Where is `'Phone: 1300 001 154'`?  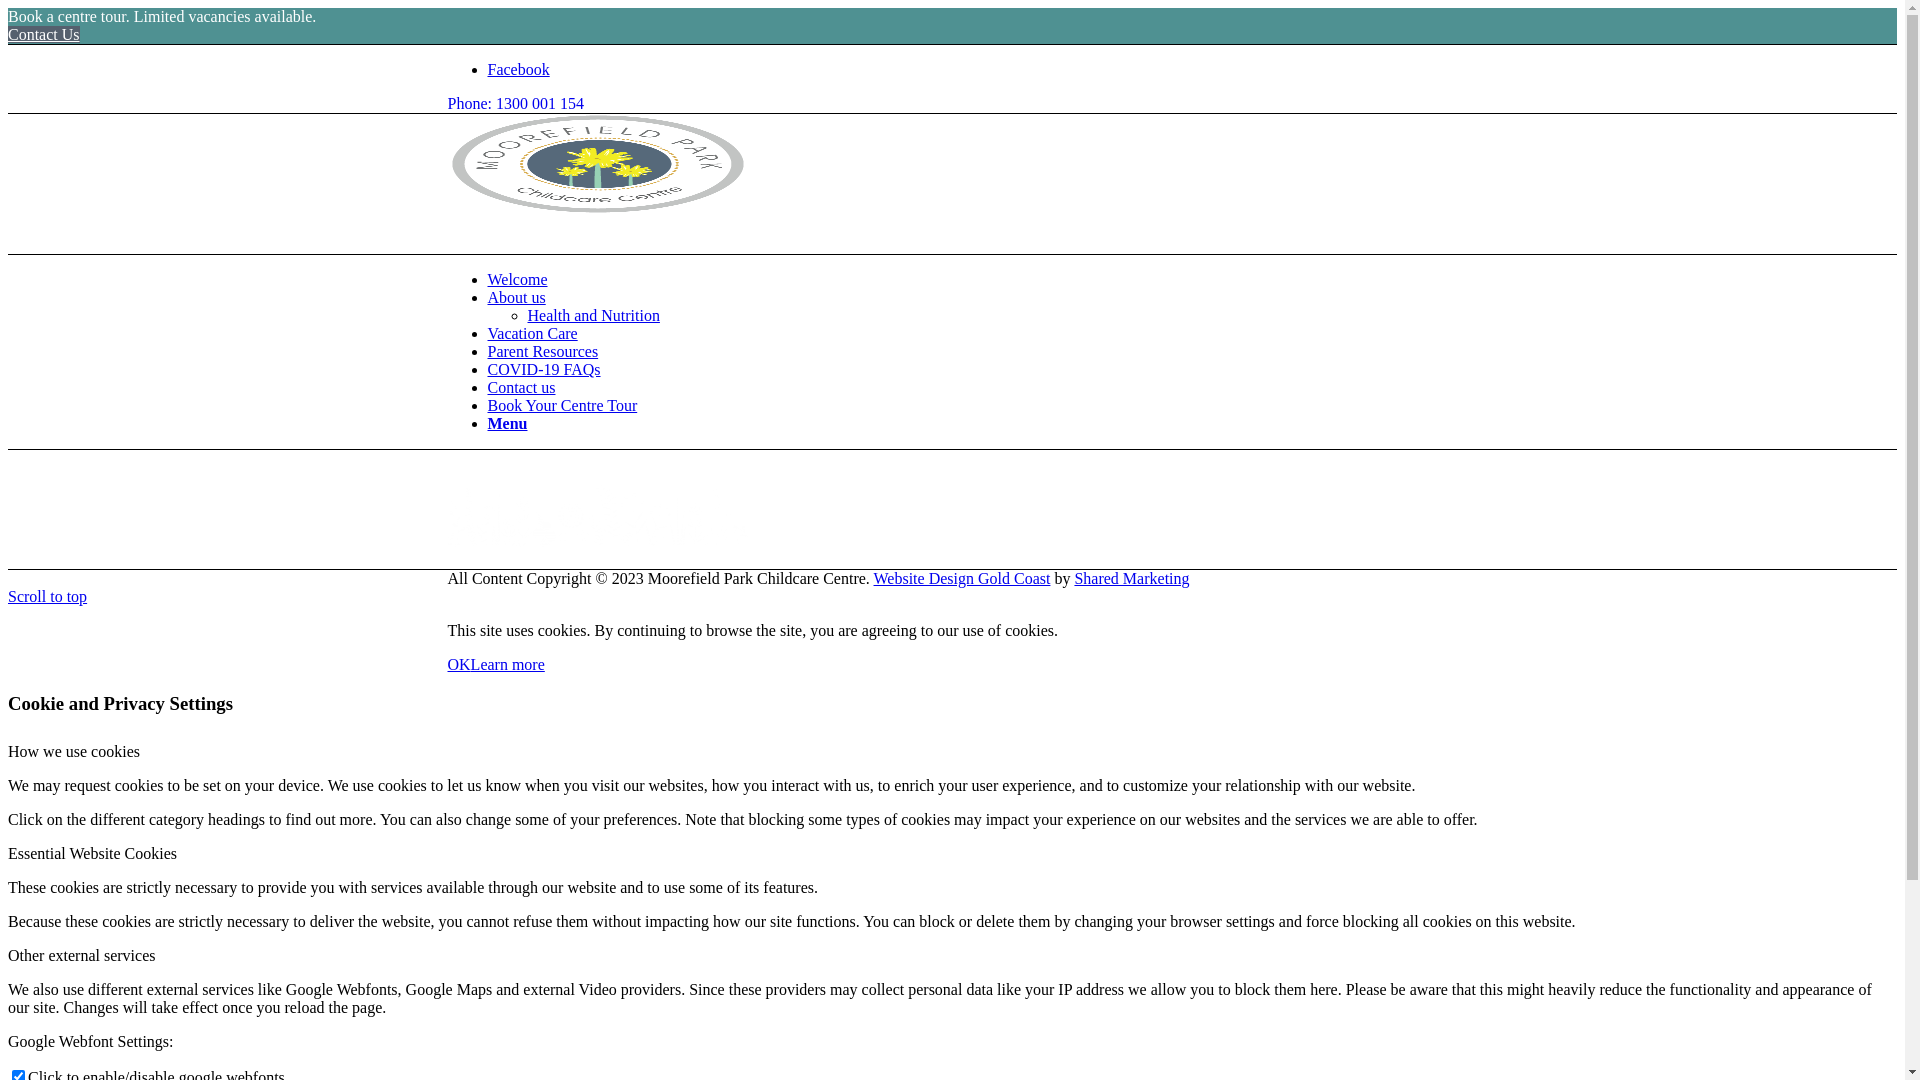
'Phone: 1300 001 154' is located at coordinates (515, 103).